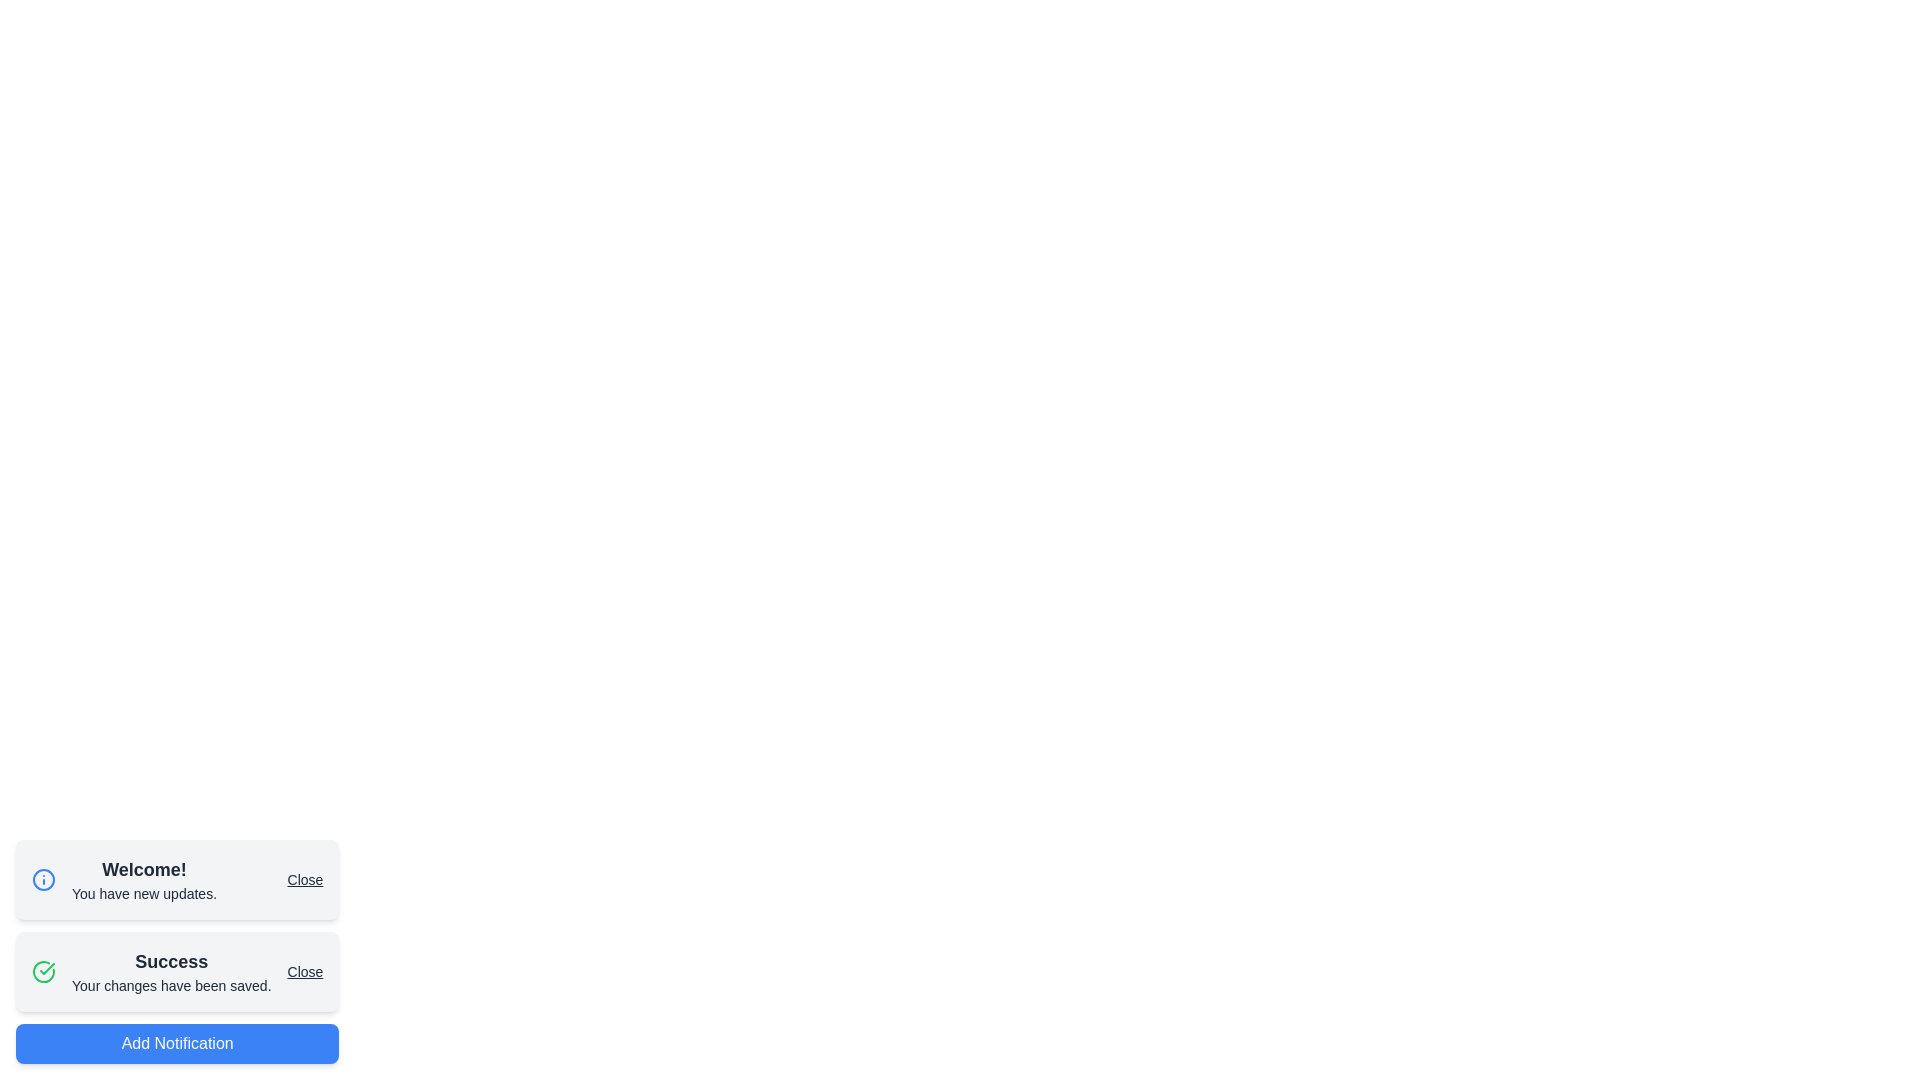  I want to click on the interactive link located at the top-right corner of the success notification box, so click(304, 971).